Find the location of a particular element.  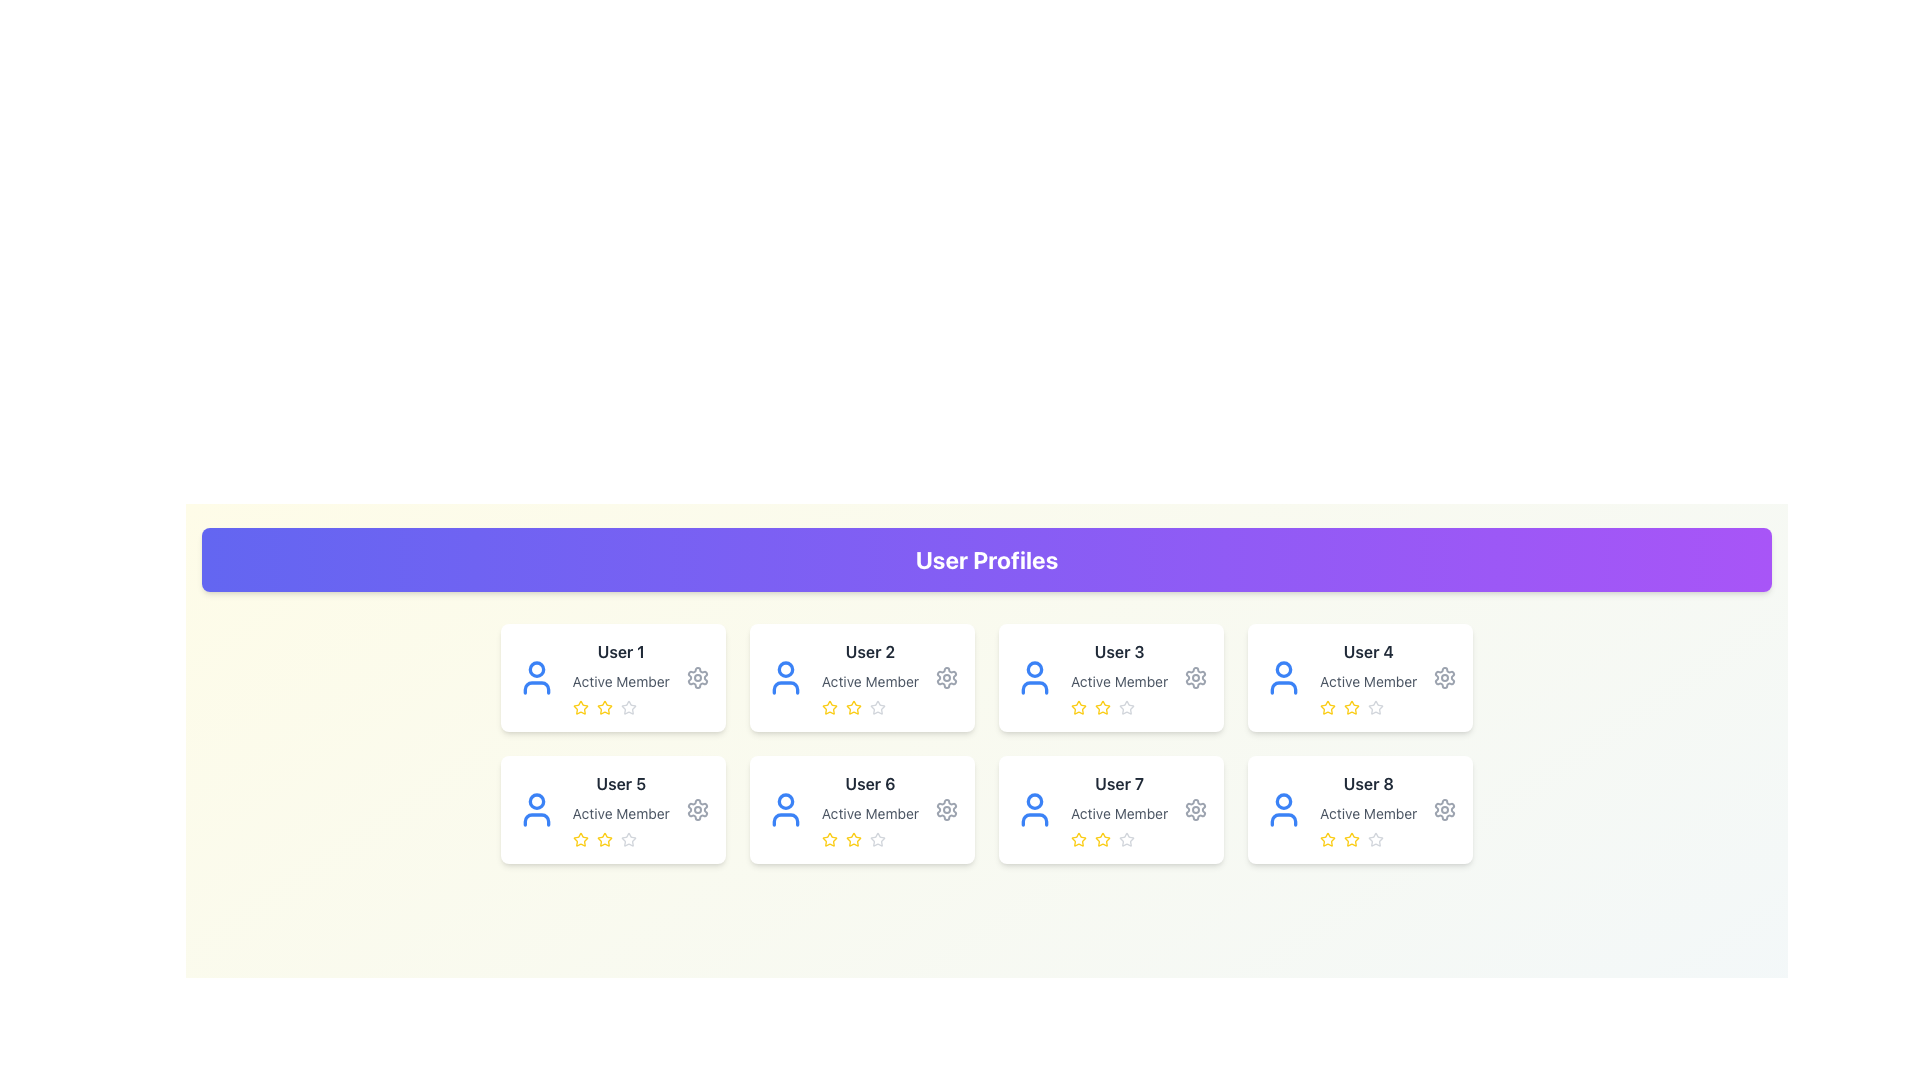

the settings icon located at the top-right corner of User 3's card in the user profile section is located at coordinates (1196, 677).